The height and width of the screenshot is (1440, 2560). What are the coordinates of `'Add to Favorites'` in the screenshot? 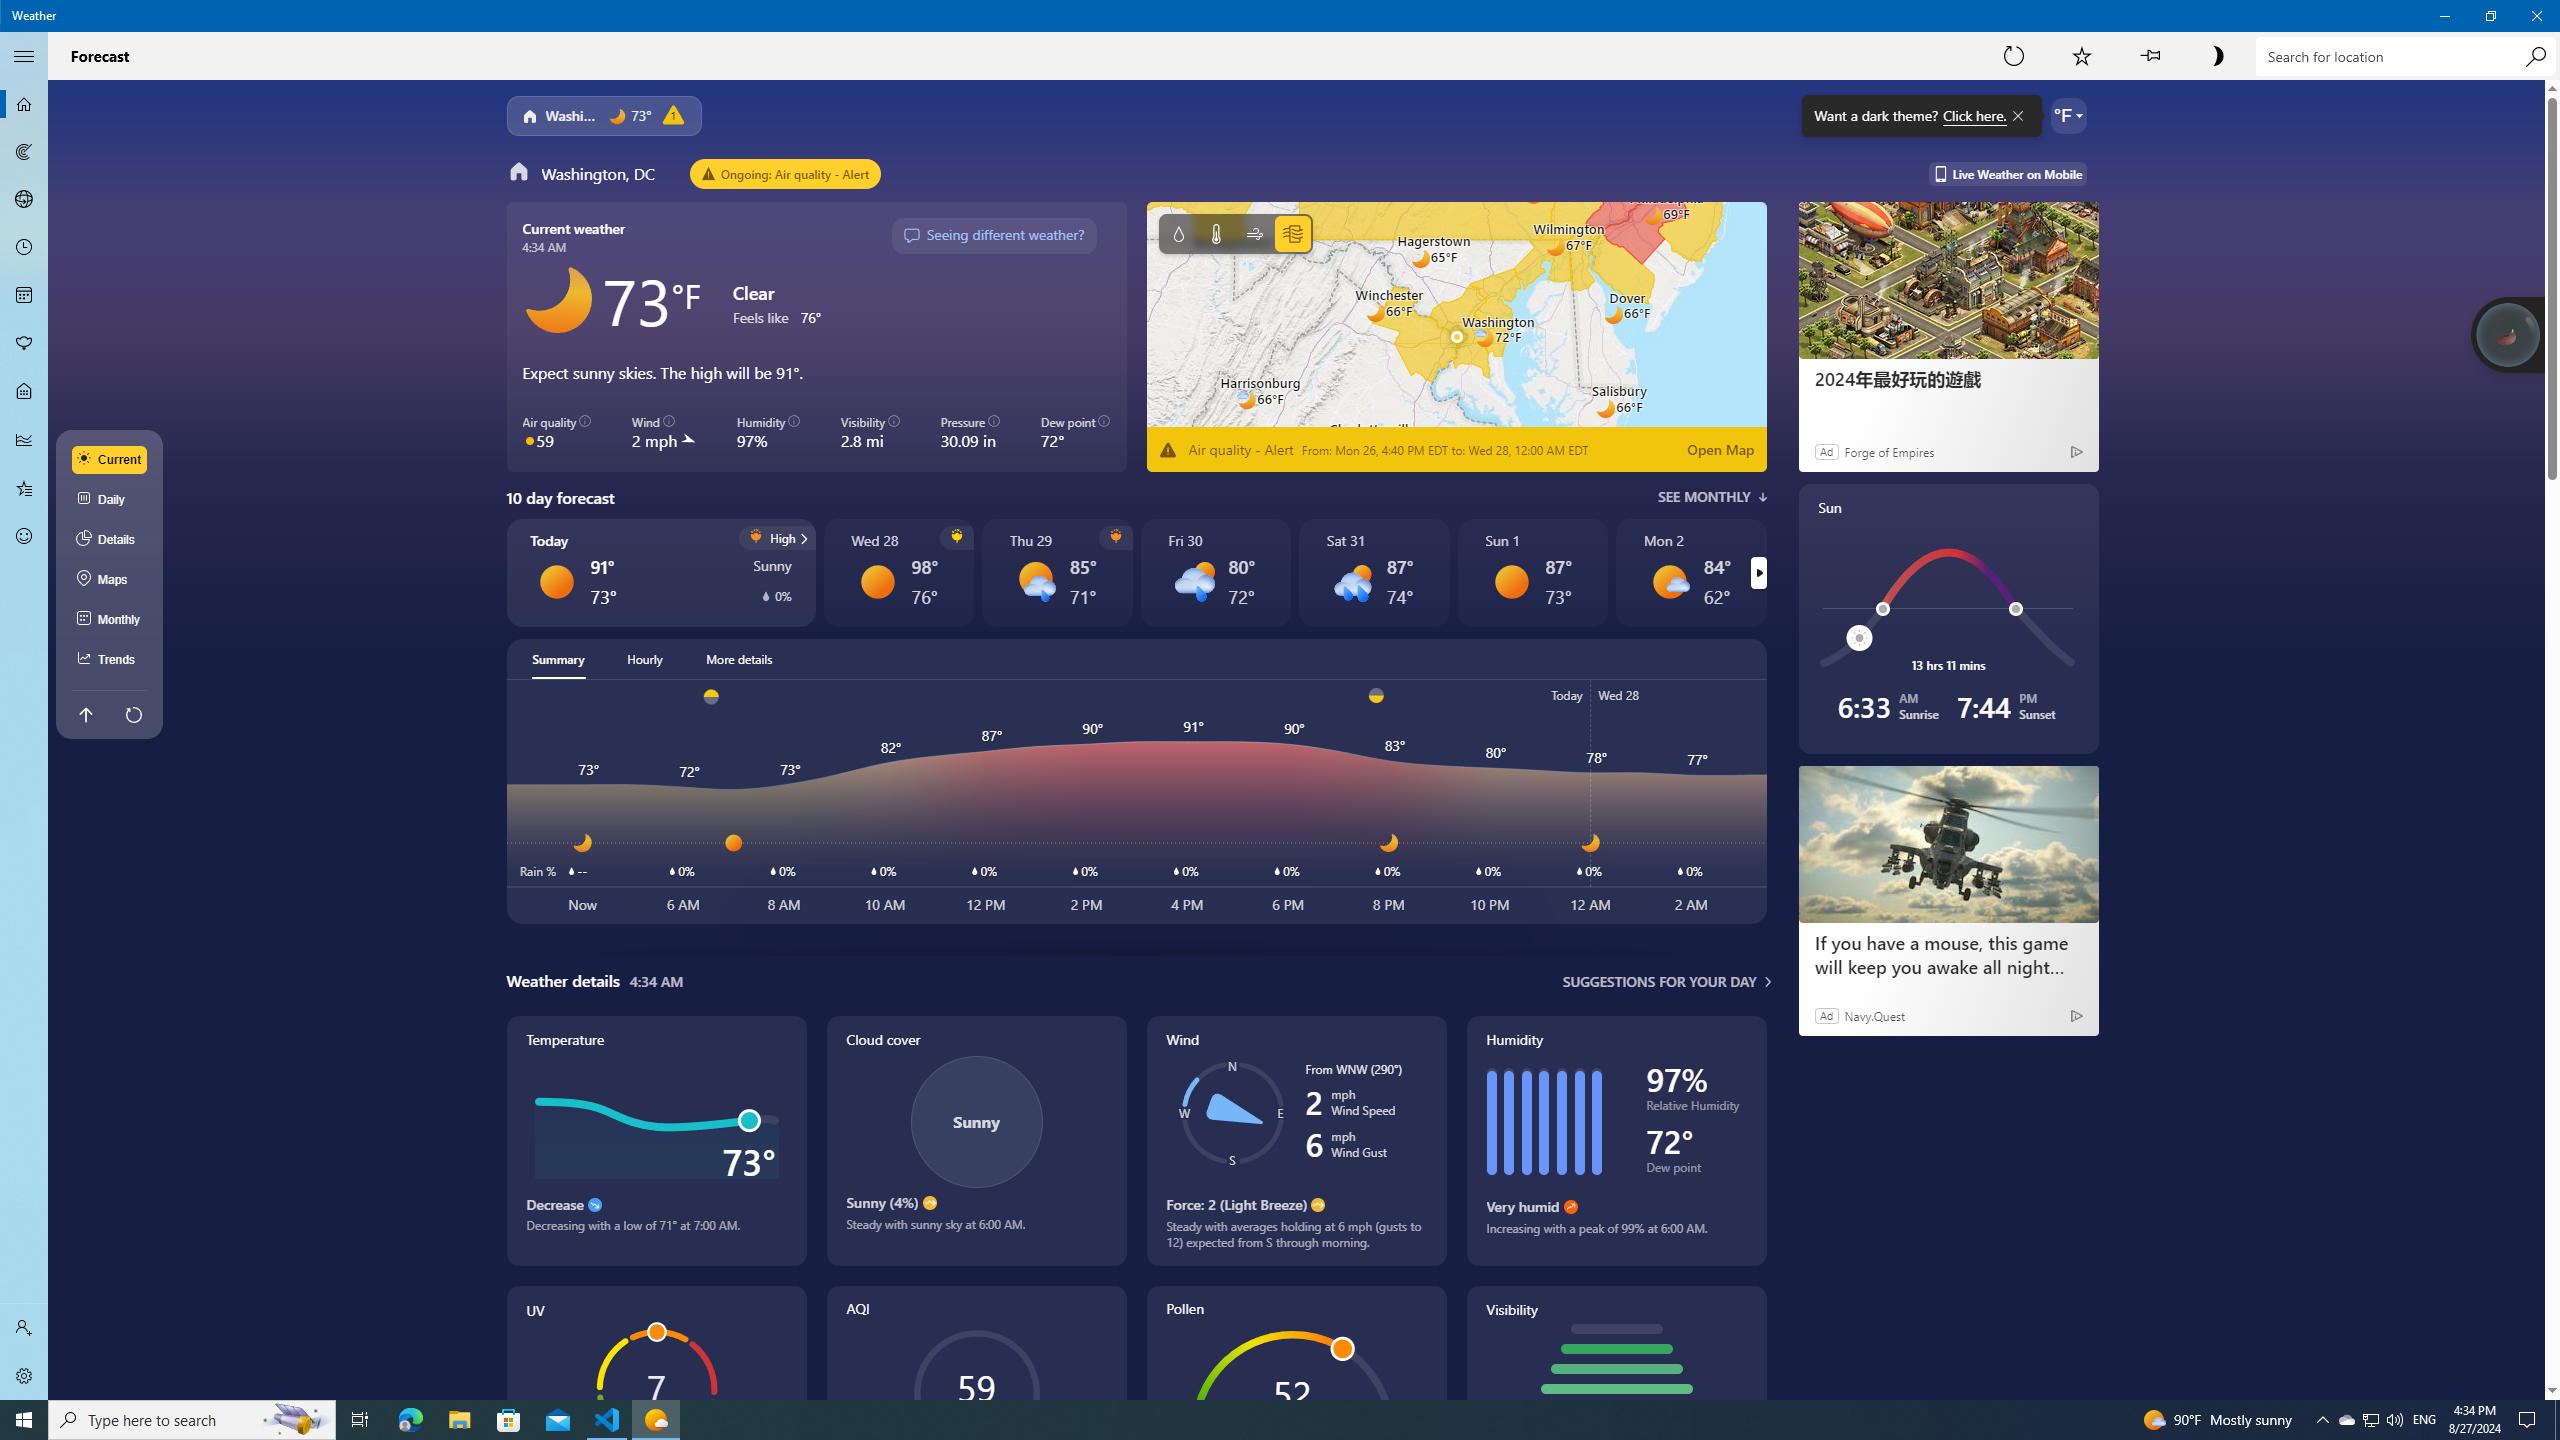 It's located at (2082, 55).